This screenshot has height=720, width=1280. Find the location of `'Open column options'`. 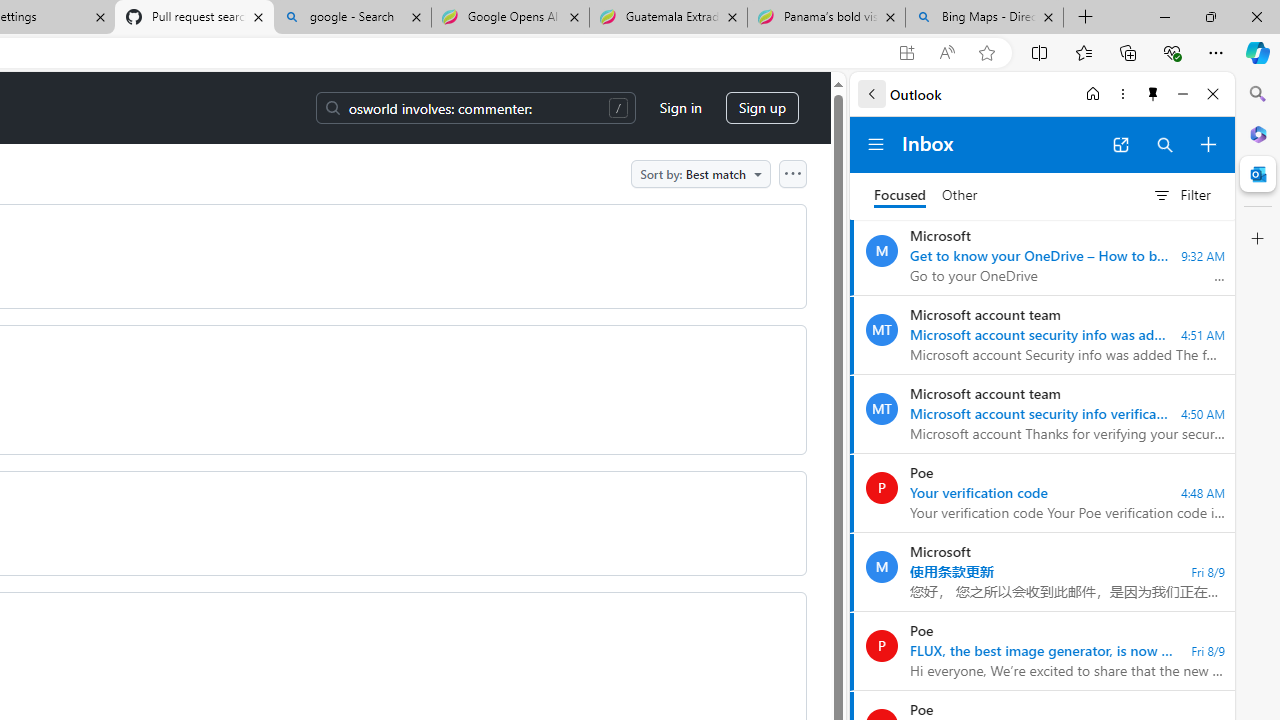

'Open column options' is located at coordinates (791, 172).